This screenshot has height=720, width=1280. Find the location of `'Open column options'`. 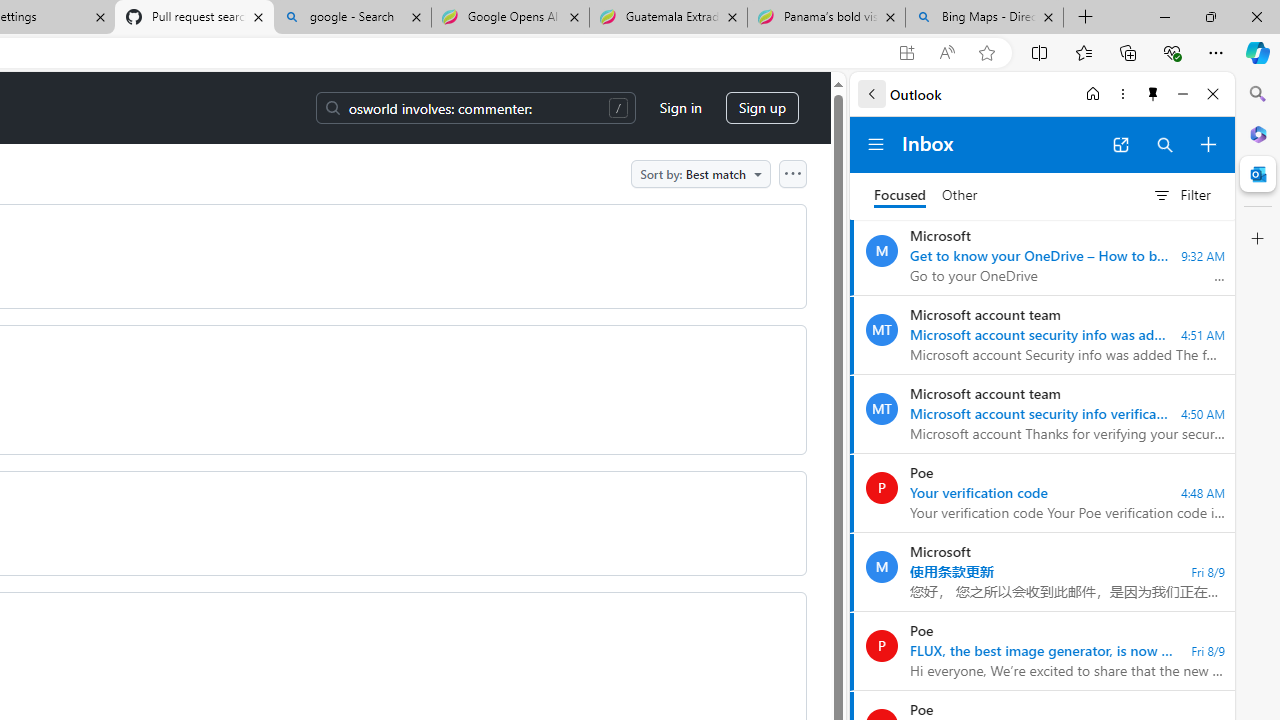

'Open column options' is located at coordinates (791, 172).